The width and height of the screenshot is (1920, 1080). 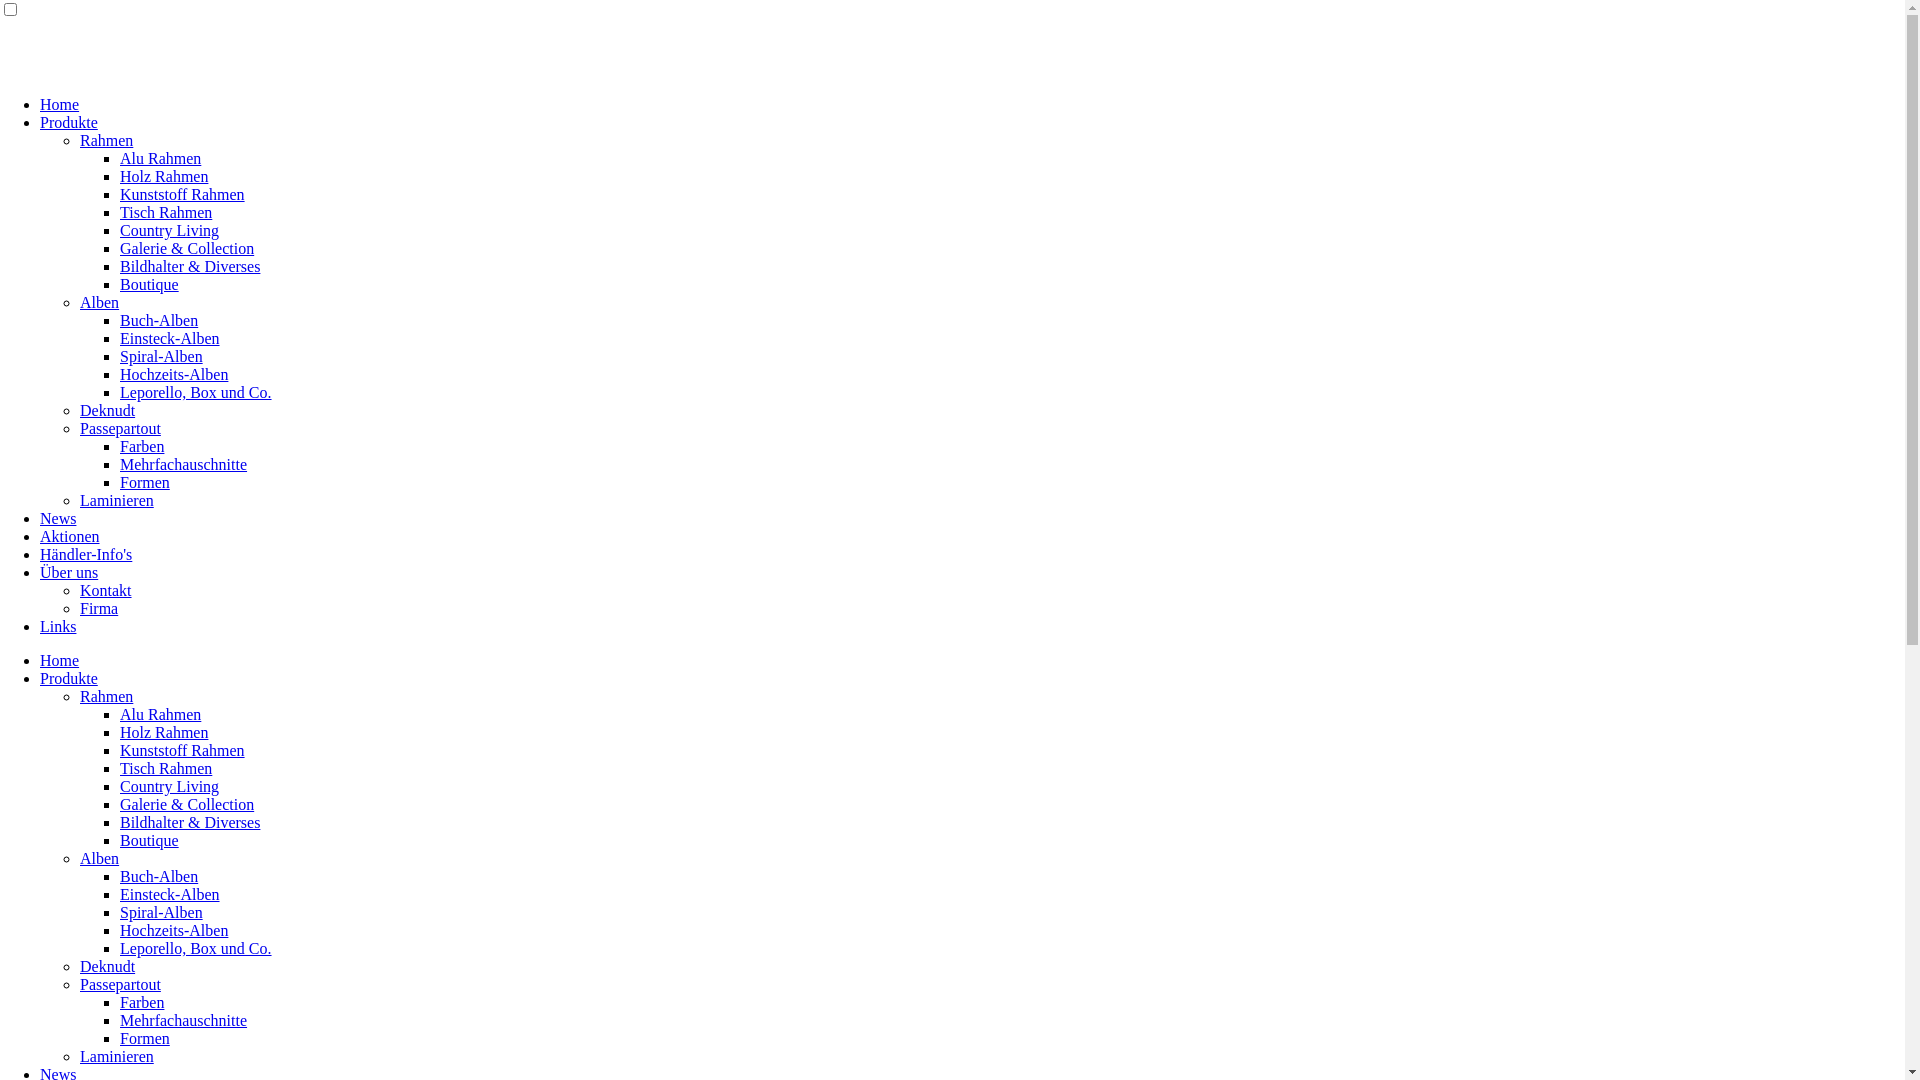 What do you see at coordinates (98, 302) in the screenshot?
I see `'Alben'` at bounding box center [98, 302].